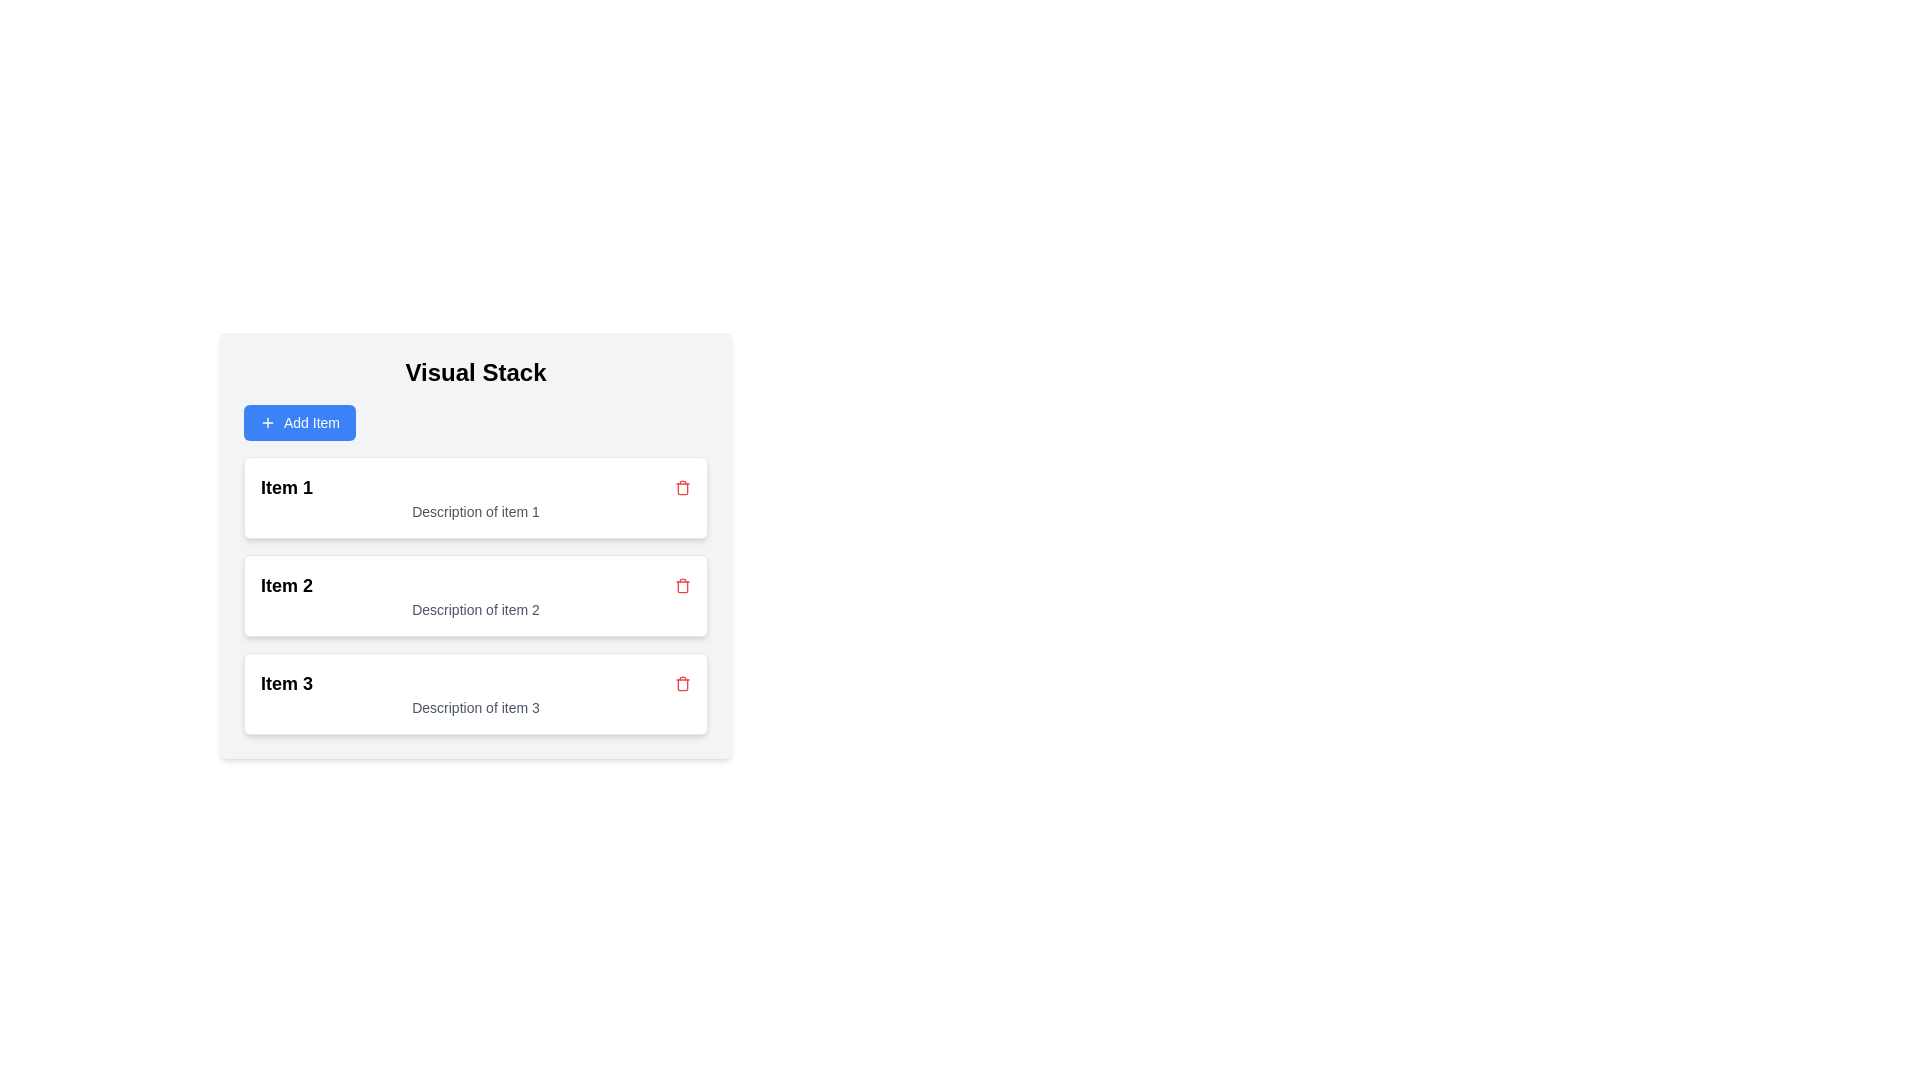  What do you see at coordinates (682, 585) in the screenshot?
I see `the delete button (trash icon) associated with 'Item 2'` at bounding box center [682, 585].